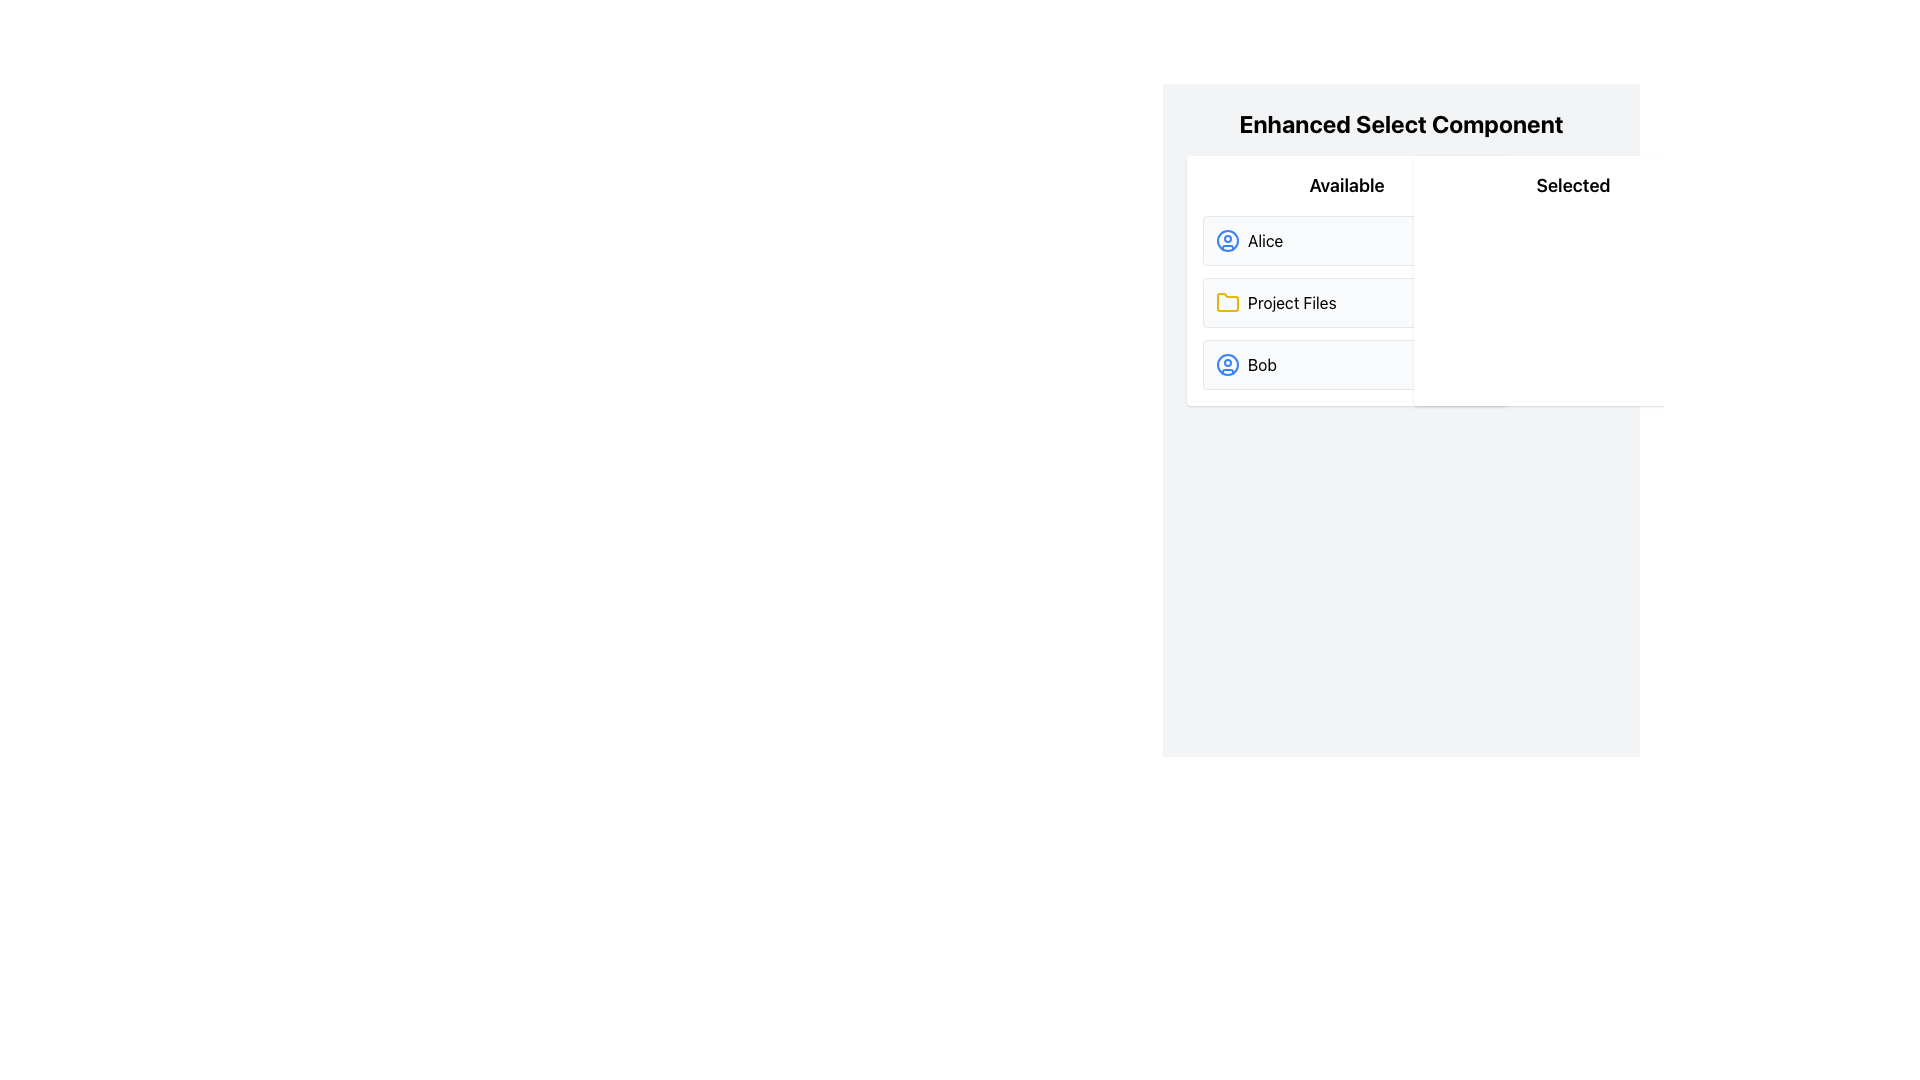 The image size is (1920, 1080). I want to click on the text label 'Bob' located in the vertical list under the 'Available' section, so click(1261, 365).